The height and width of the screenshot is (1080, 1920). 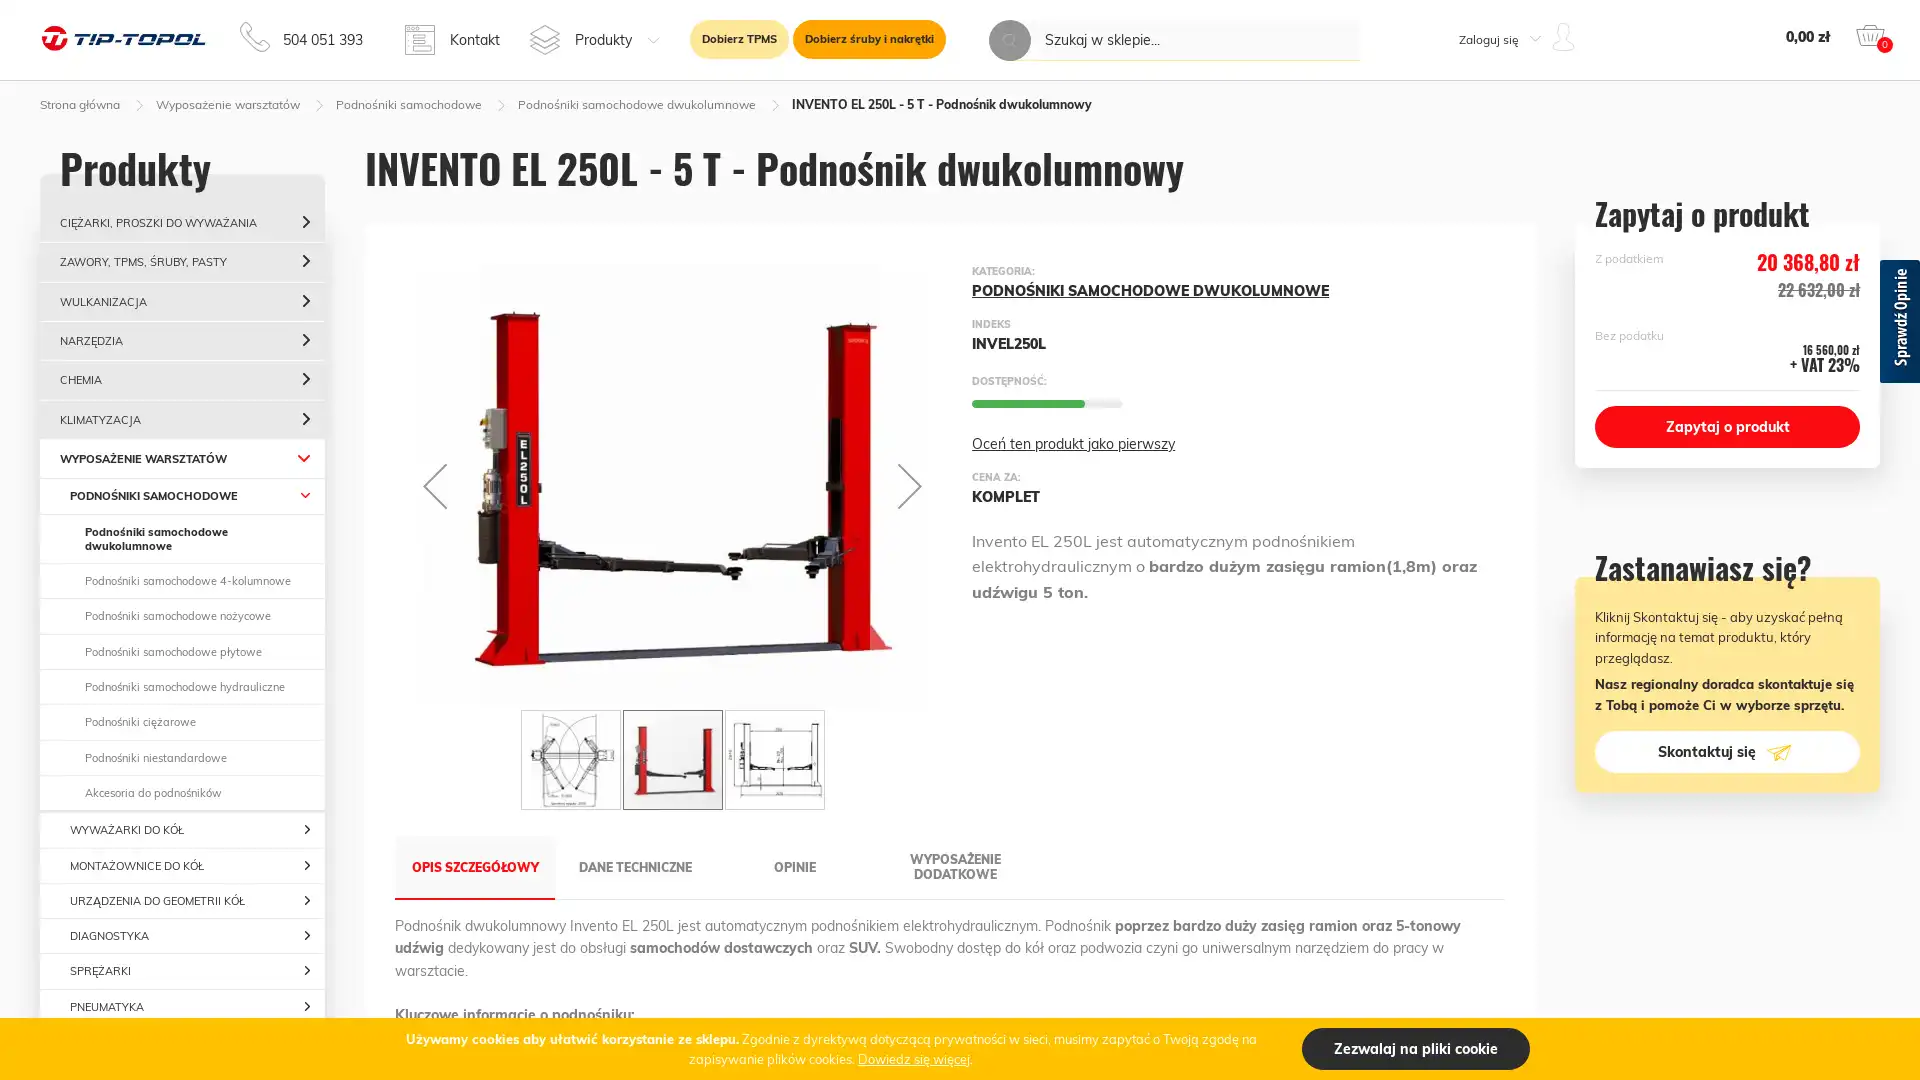 What do you see at coordinates (408, 759) in the screenshot?
I see `Previous` at bounding box center [408, 759].